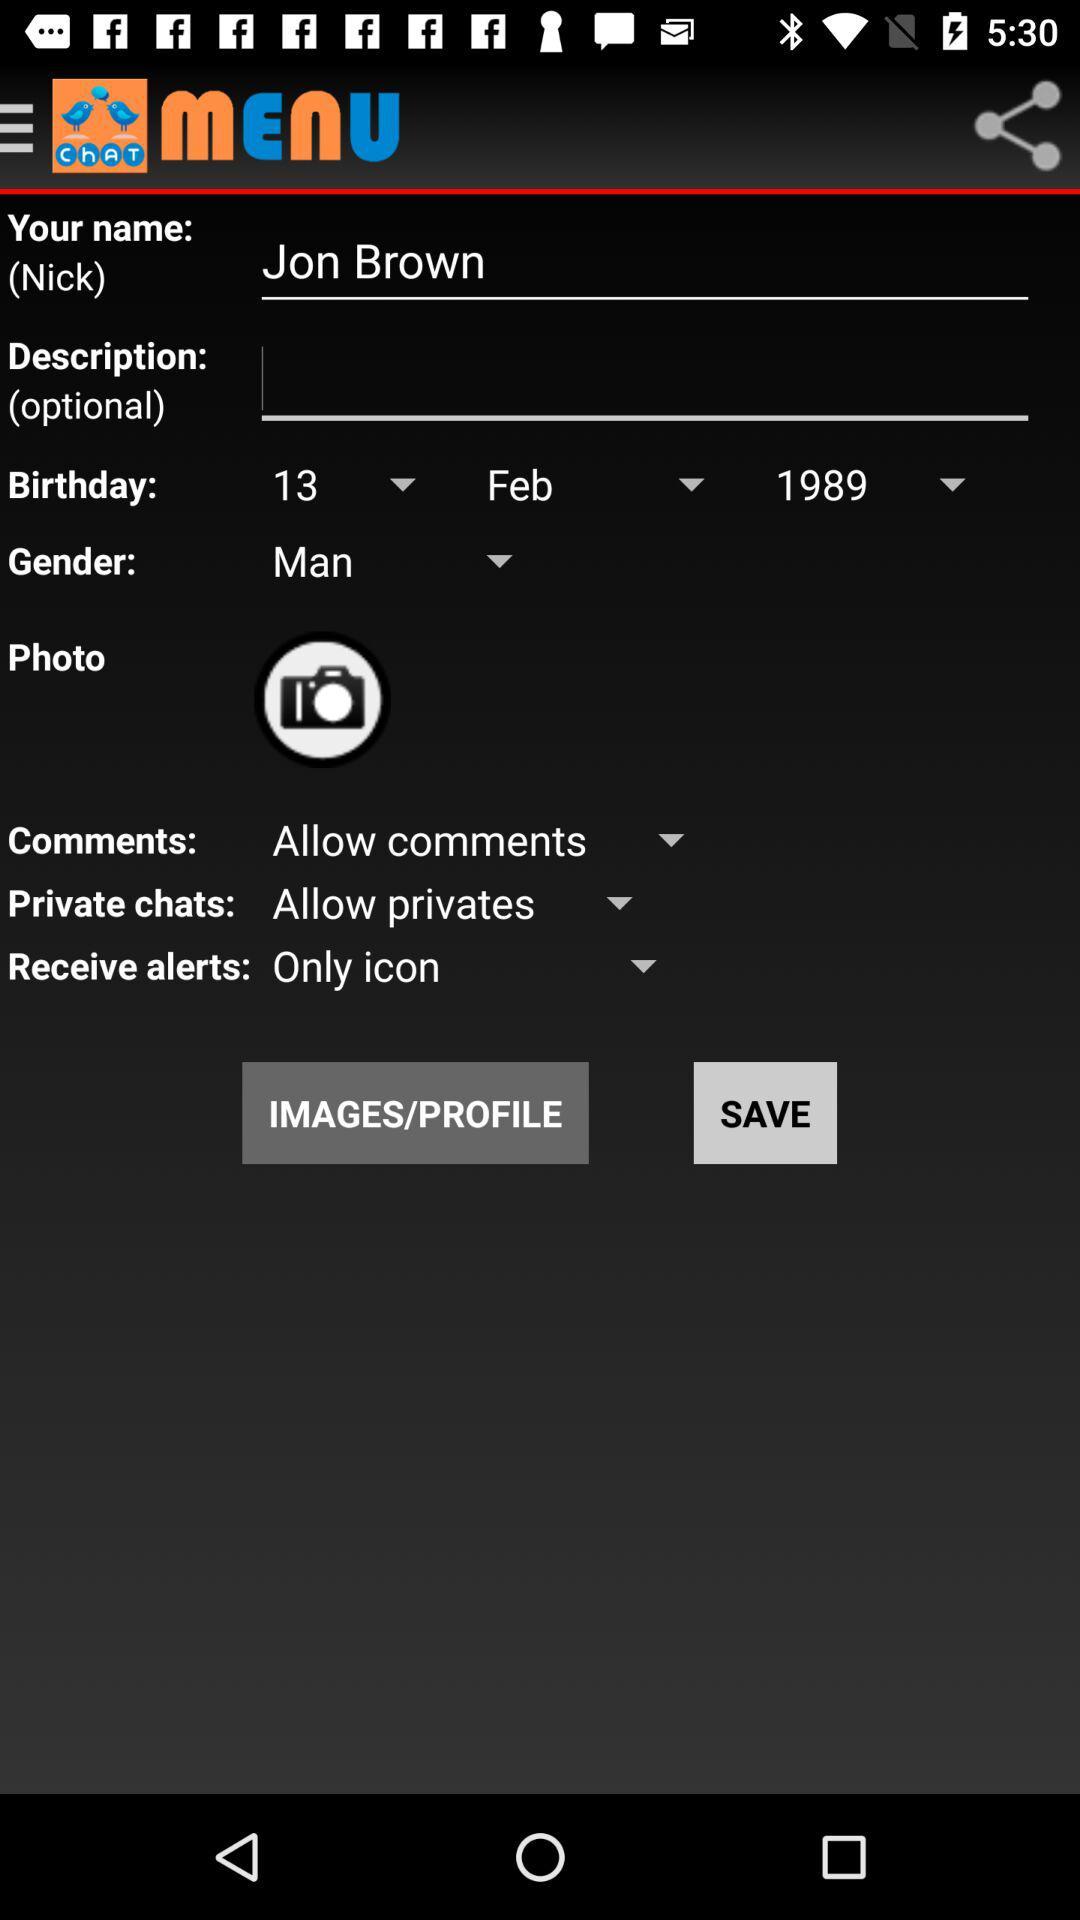  Describe the element at coordinates (644, 379) in the screenshot. I see `type in description` at that location.